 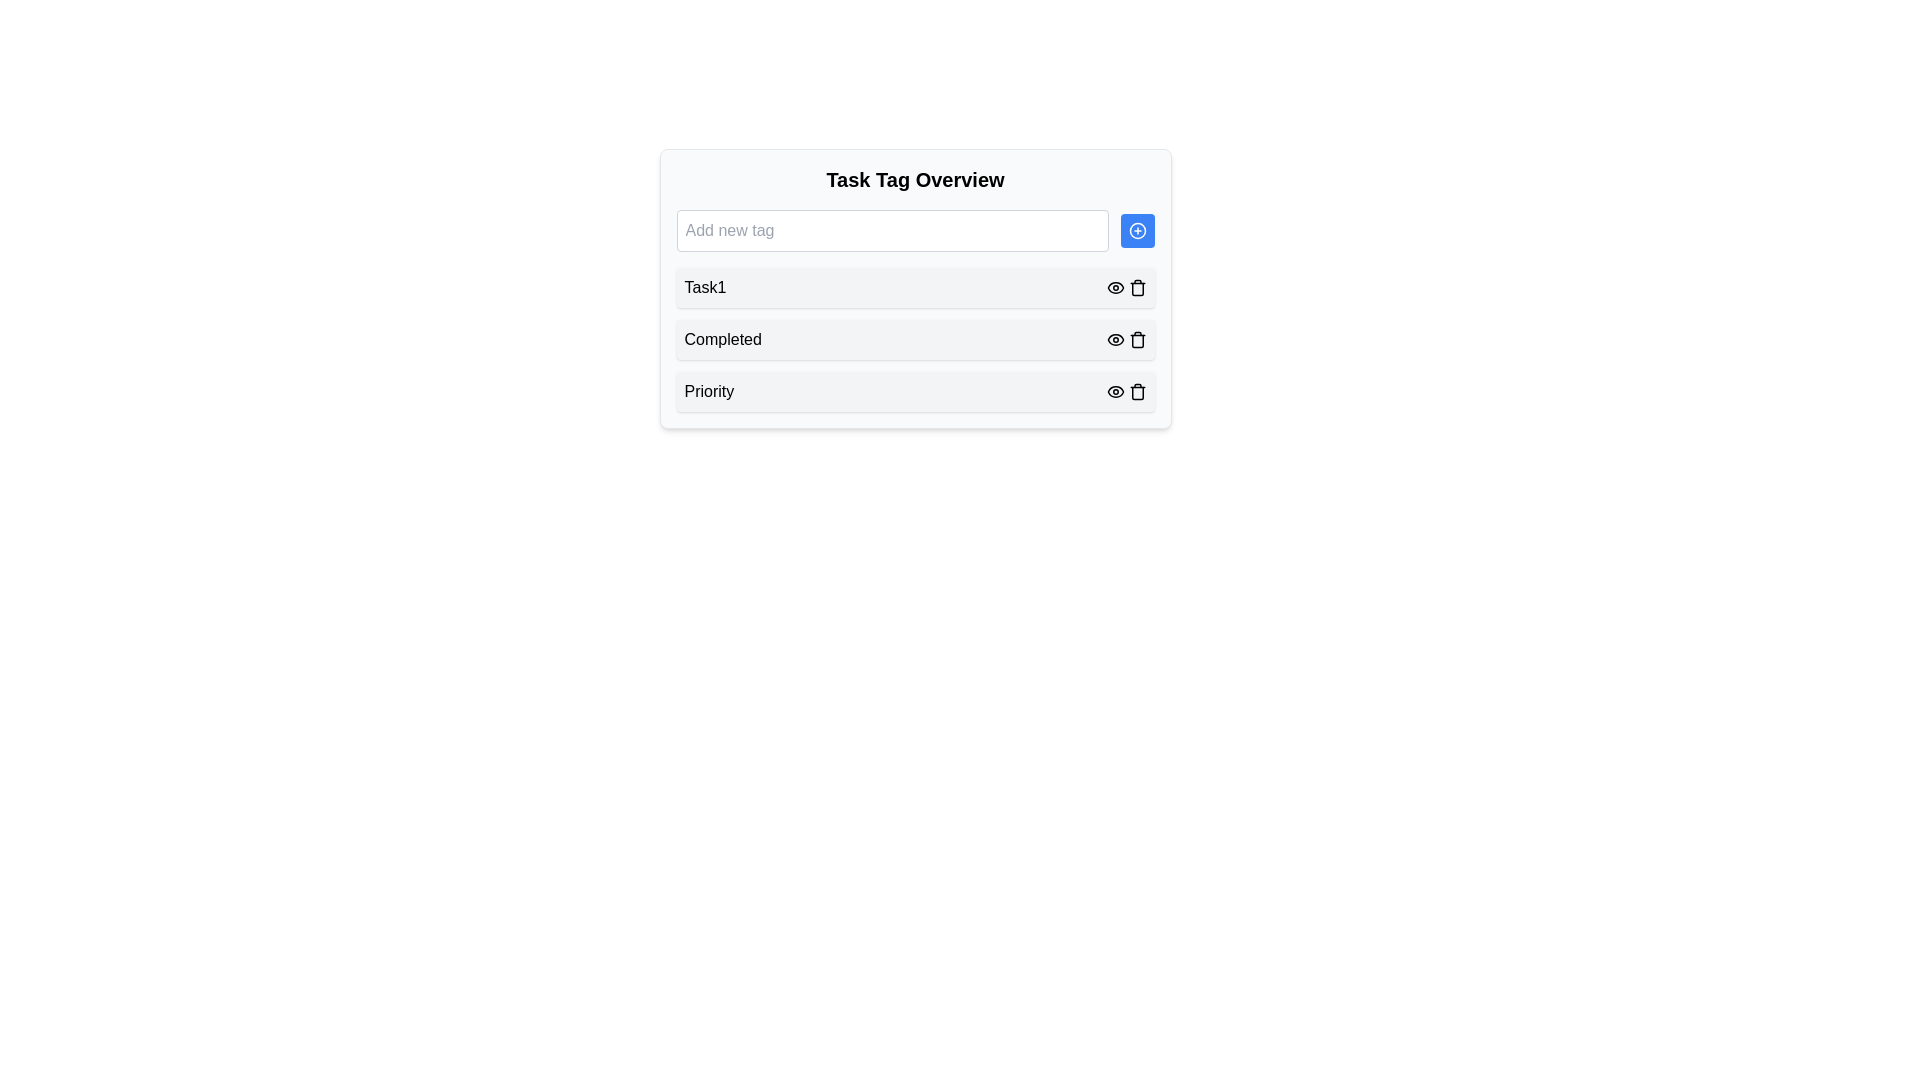 What do you see at coordinates (1126, 288) in the screenshot?
I see `the eye icon in the Composite Control containing the eye and trash bin icons associated with the 'Task1' entry` at bounding box center [1126, 288].